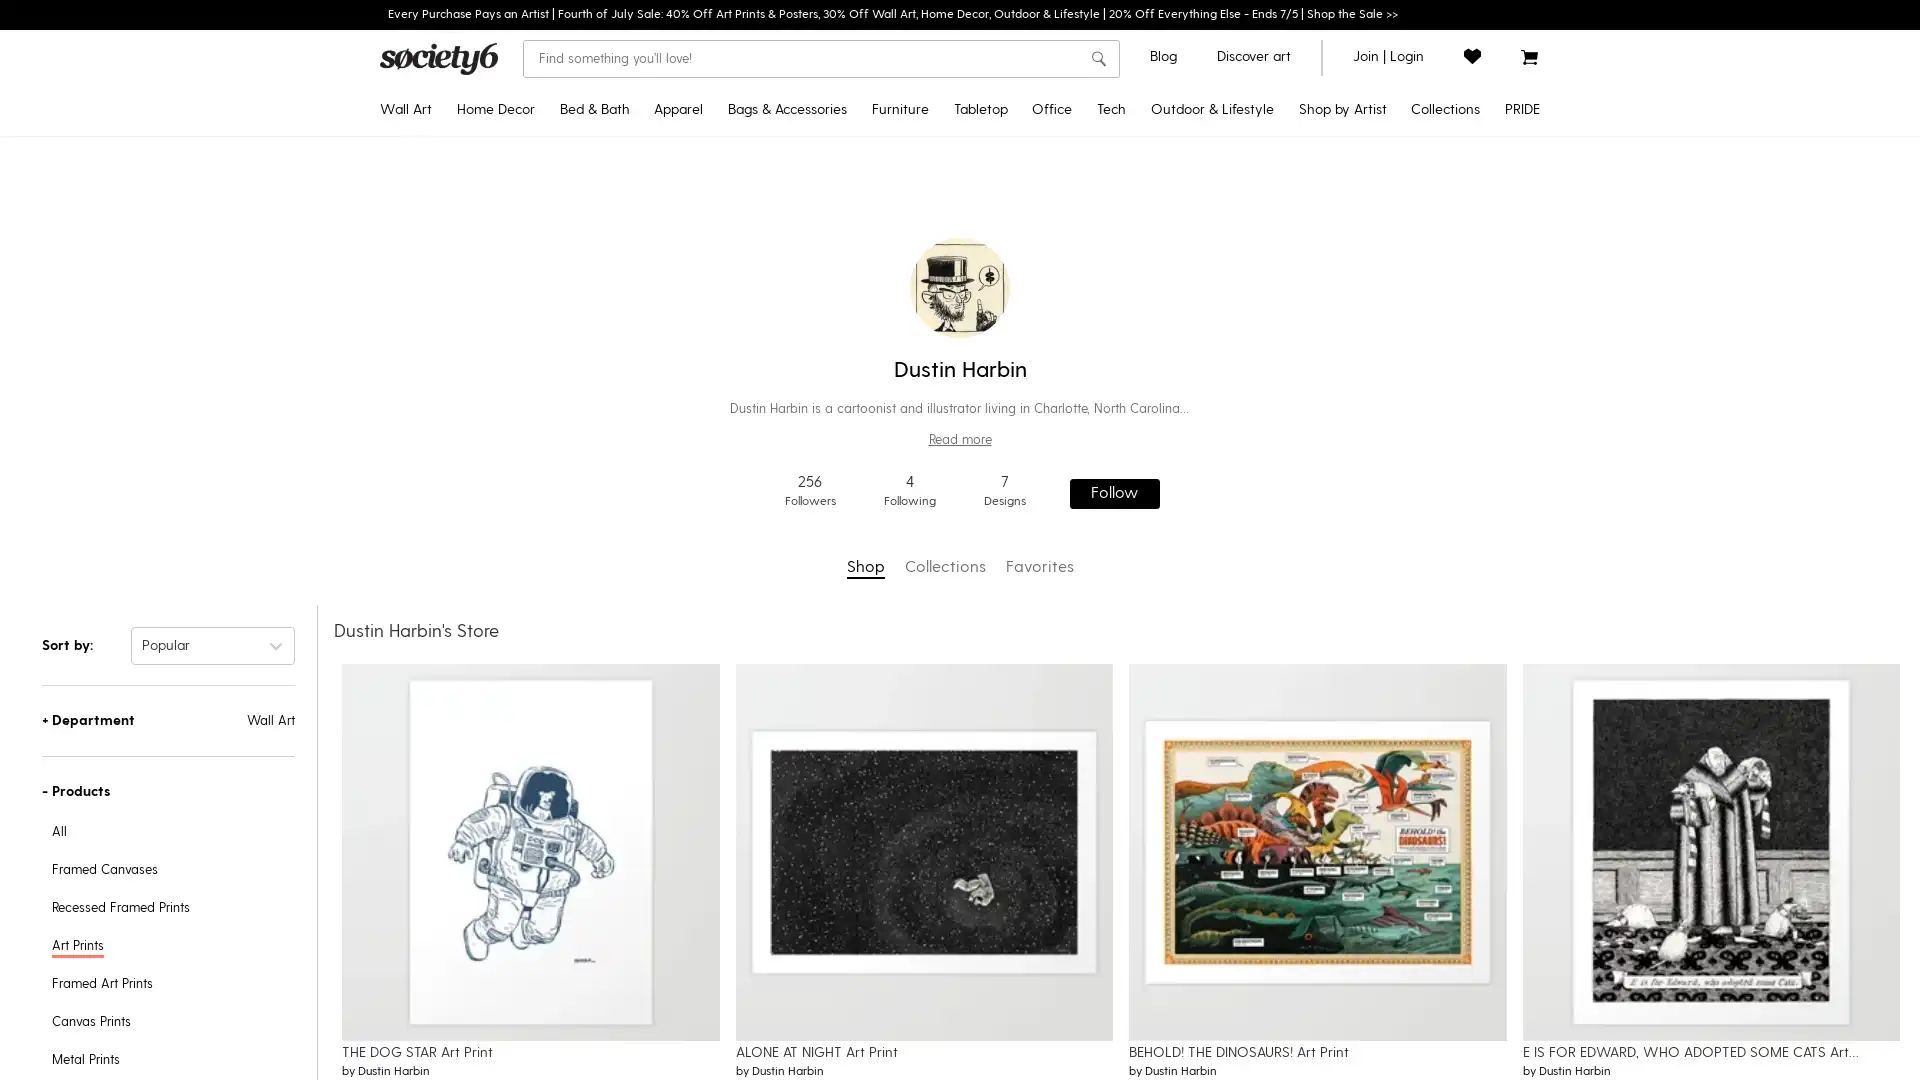 The image size is (1920, 1080). I want to click on Tote Bags, so click(801, 160).